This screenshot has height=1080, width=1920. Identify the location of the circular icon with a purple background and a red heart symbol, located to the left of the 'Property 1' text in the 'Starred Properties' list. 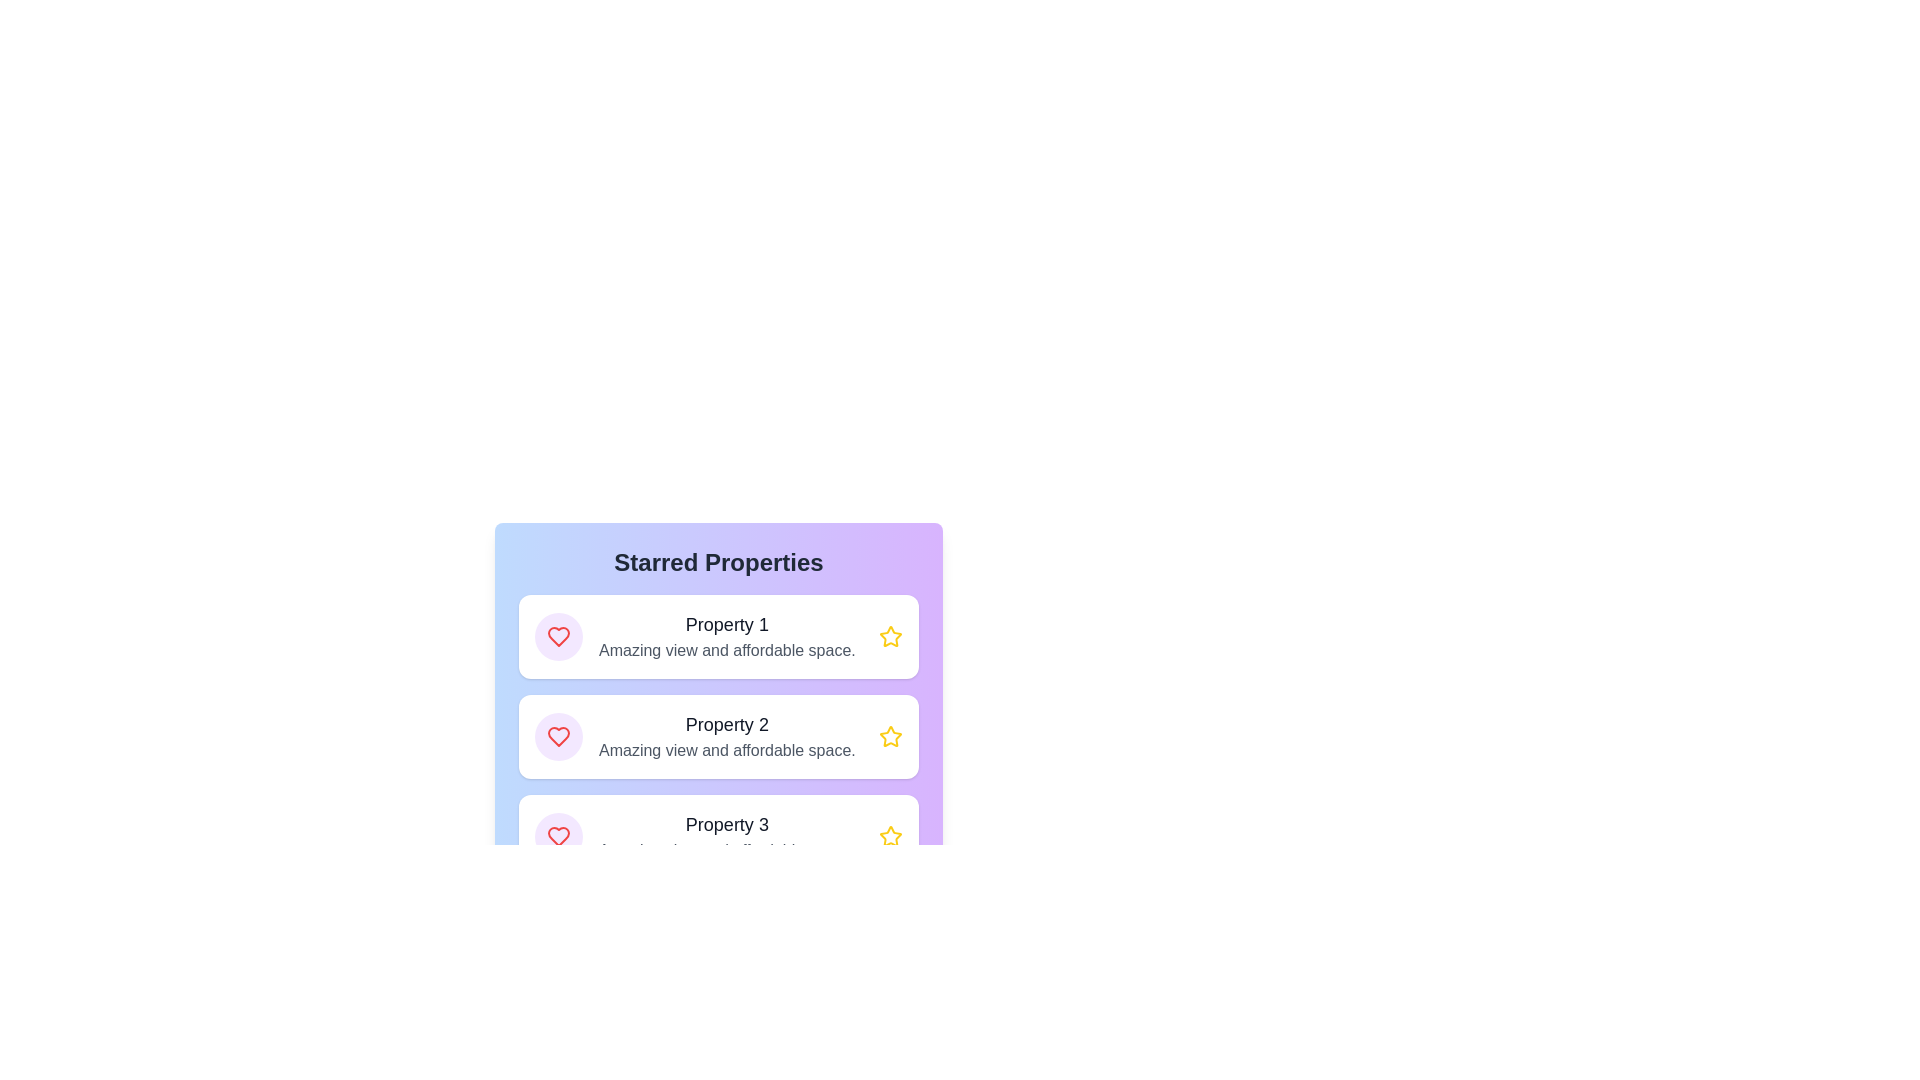
(558, 636).